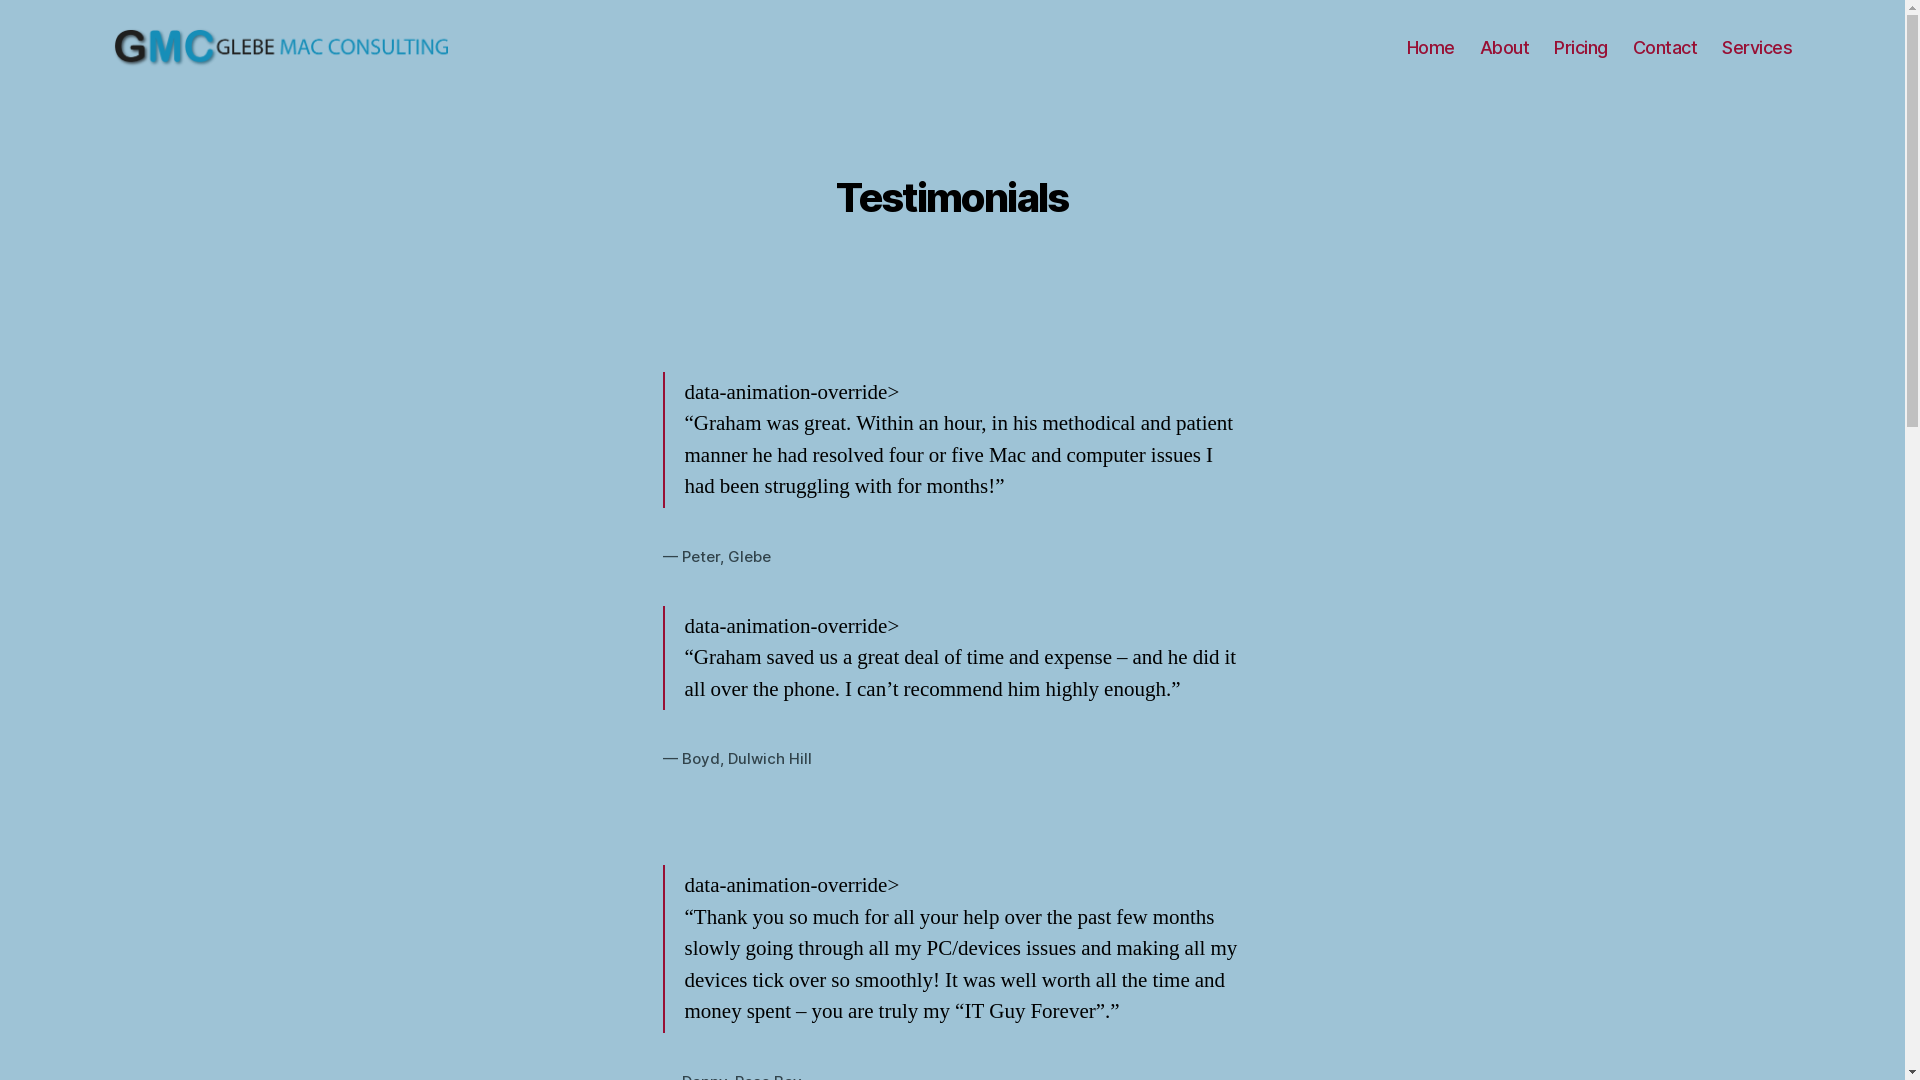 The width and height of the screenshot is (1920, 1080). What do you see at coordinates (1505, 46) in the screenshot?
I see `'About'` at bounding box center [1505, 46].